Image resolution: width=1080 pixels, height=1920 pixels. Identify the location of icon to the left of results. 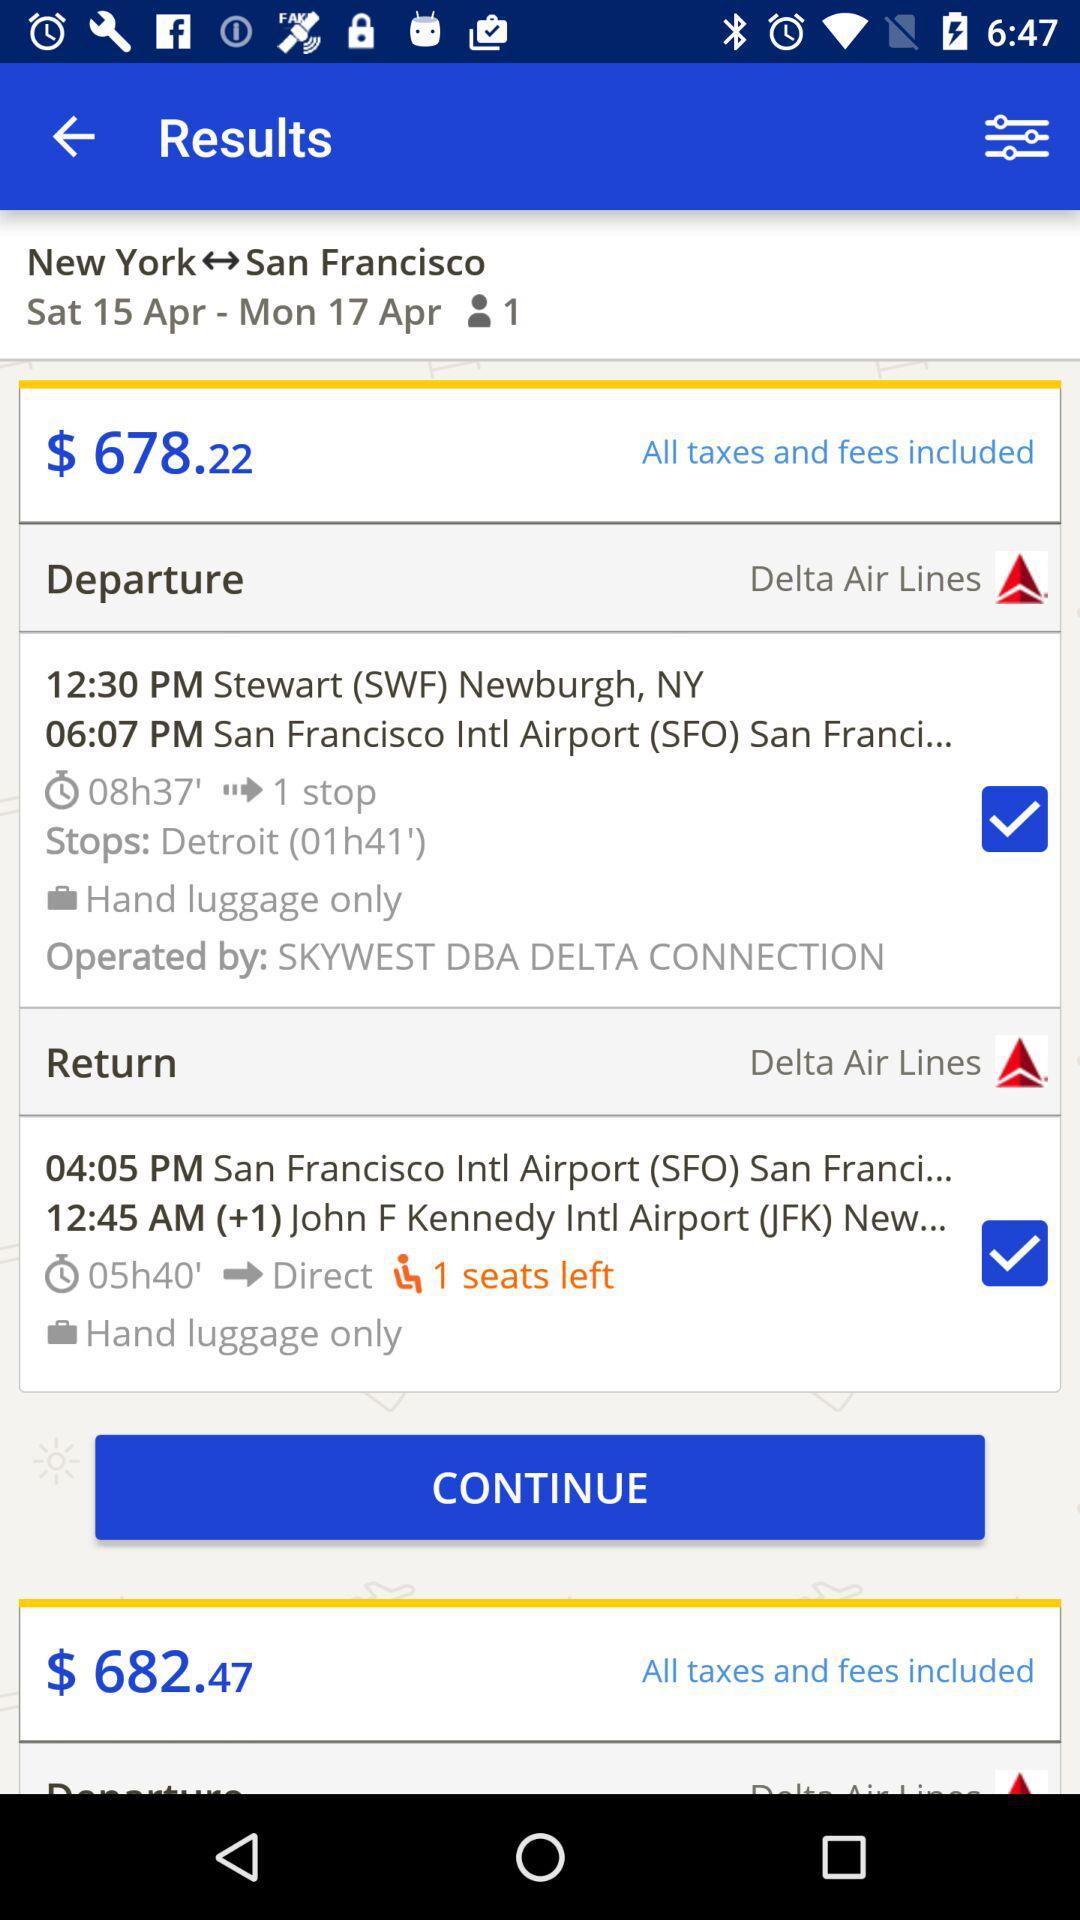
(72, 135).